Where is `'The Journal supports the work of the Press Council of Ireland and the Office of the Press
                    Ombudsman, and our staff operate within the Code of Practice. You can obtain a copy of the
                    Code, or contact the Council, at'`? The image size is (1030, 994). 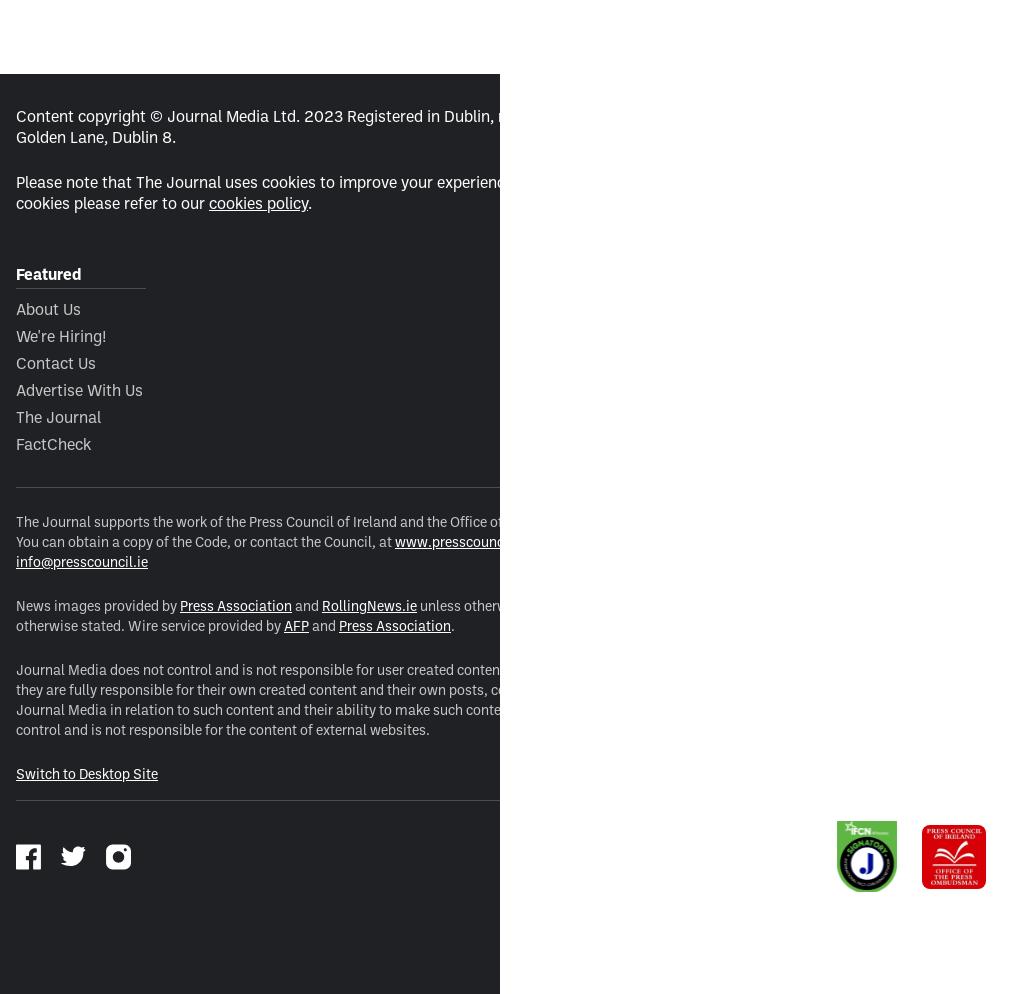
'The Journal supports the work of the Press Council of Ireland and the Office of the Press
                    Ombudsman, and our staff operate within the Code of Practice. You can obtain a copy of the
                    Code, or contact the Council, at' is located at coordinates (488, 531).